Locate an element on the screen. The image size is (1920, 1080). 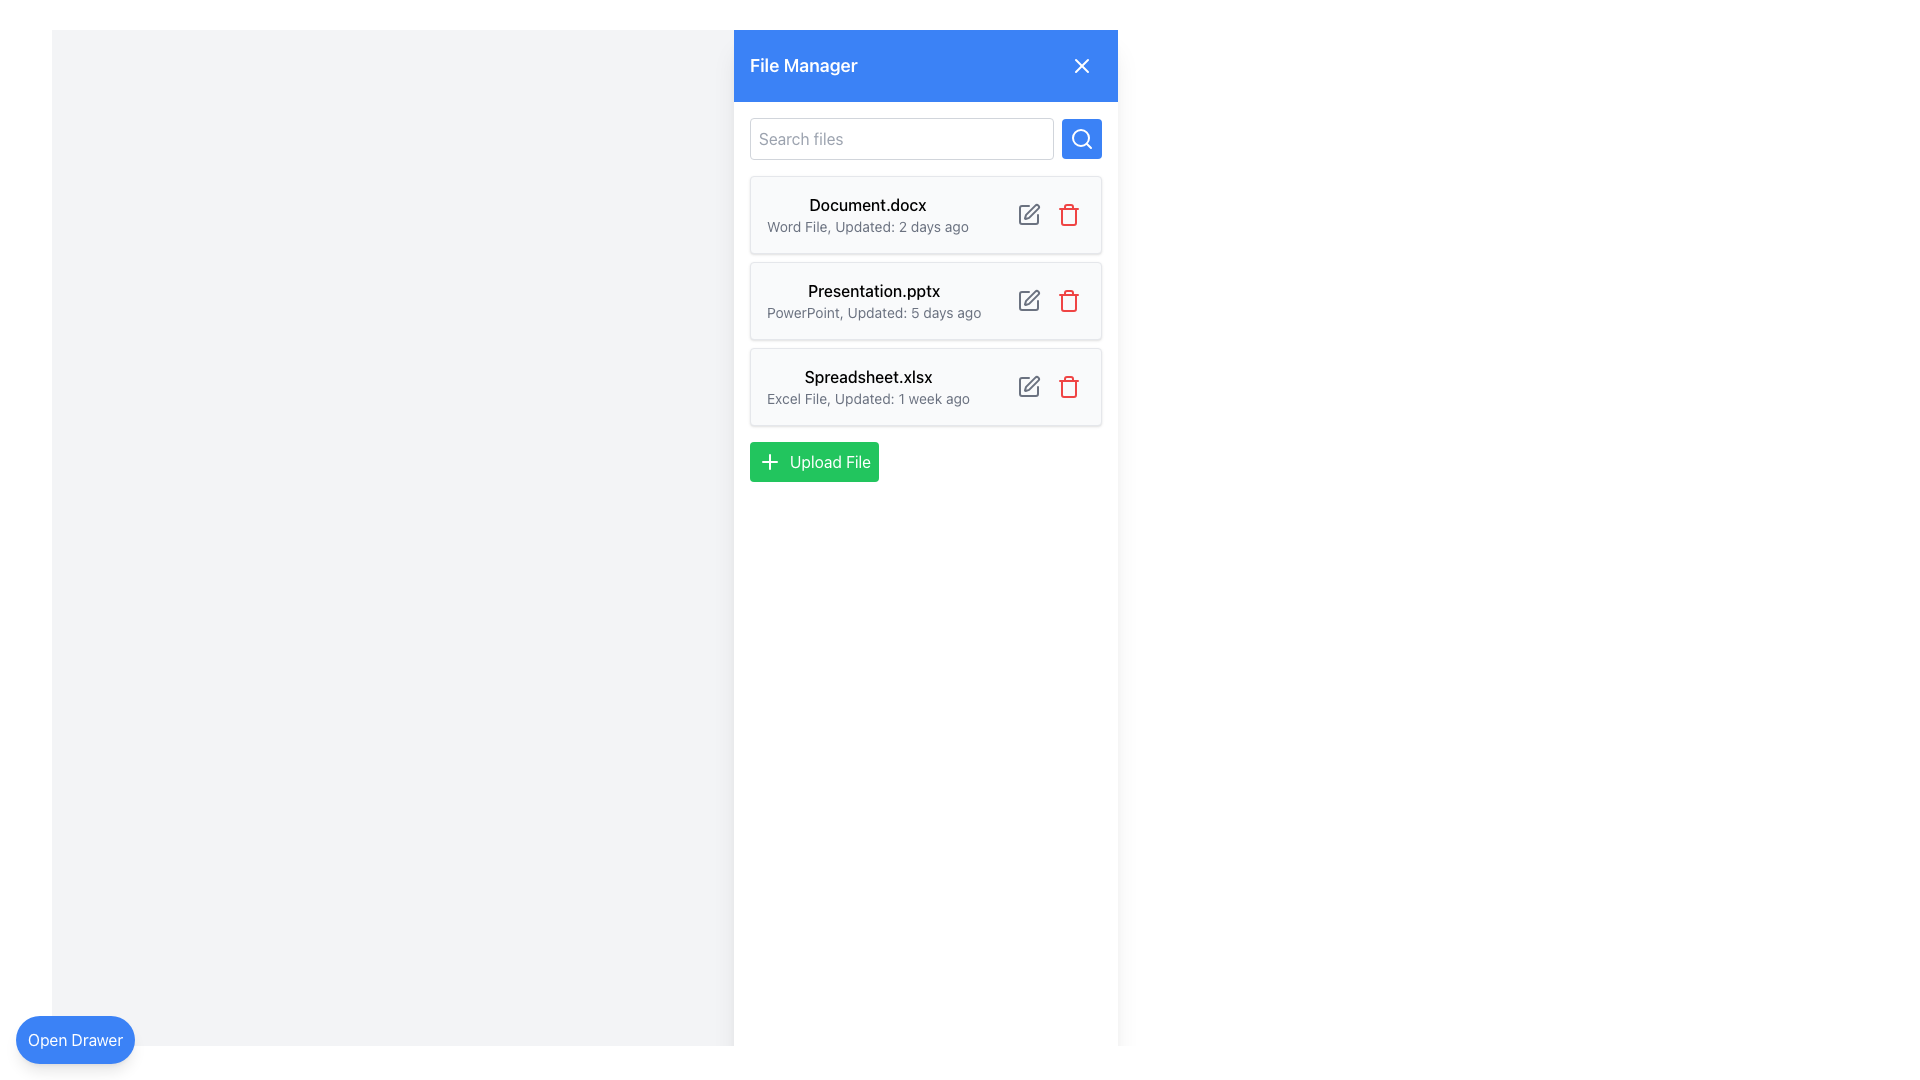
the interactive red trash icon button located at the bottom right of the 'Spreadsheet.xlsx' file listing is located at coordinates (1068, 386).